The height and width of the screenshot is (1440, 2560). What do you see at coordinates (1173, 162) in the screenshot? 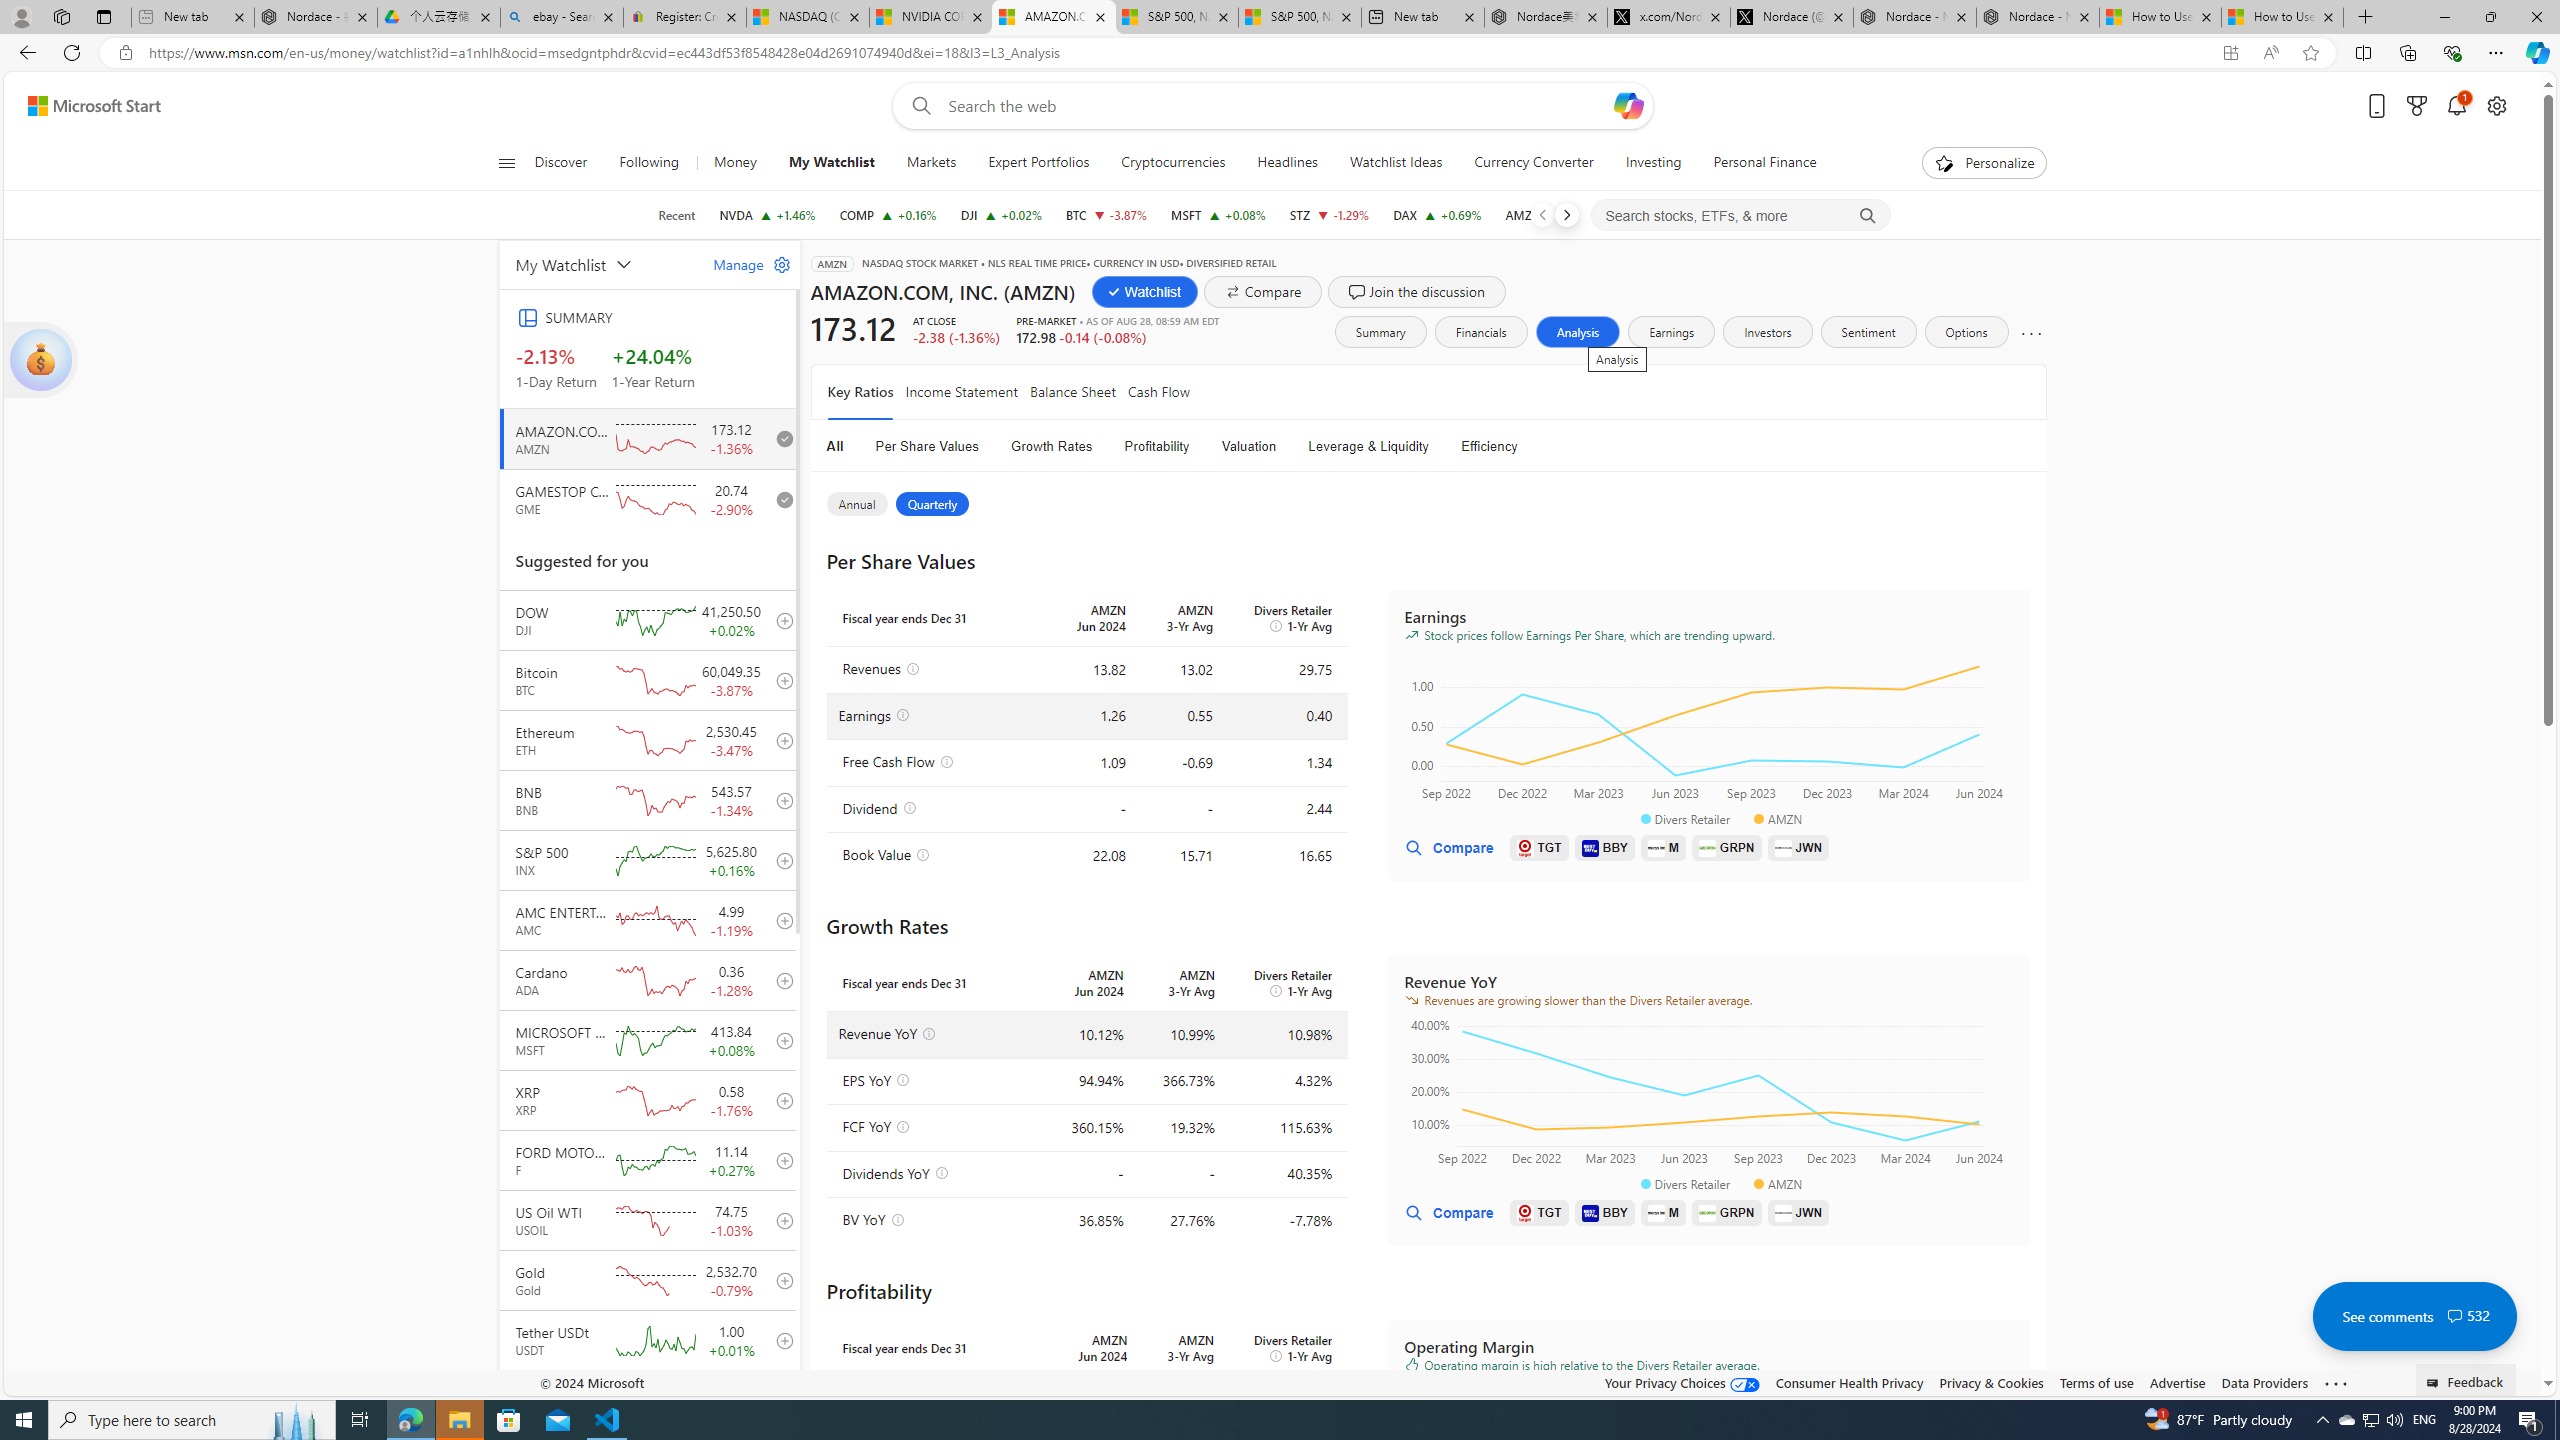
I see `'Cryptocurrencies'` at bounding box center [1173, 162].